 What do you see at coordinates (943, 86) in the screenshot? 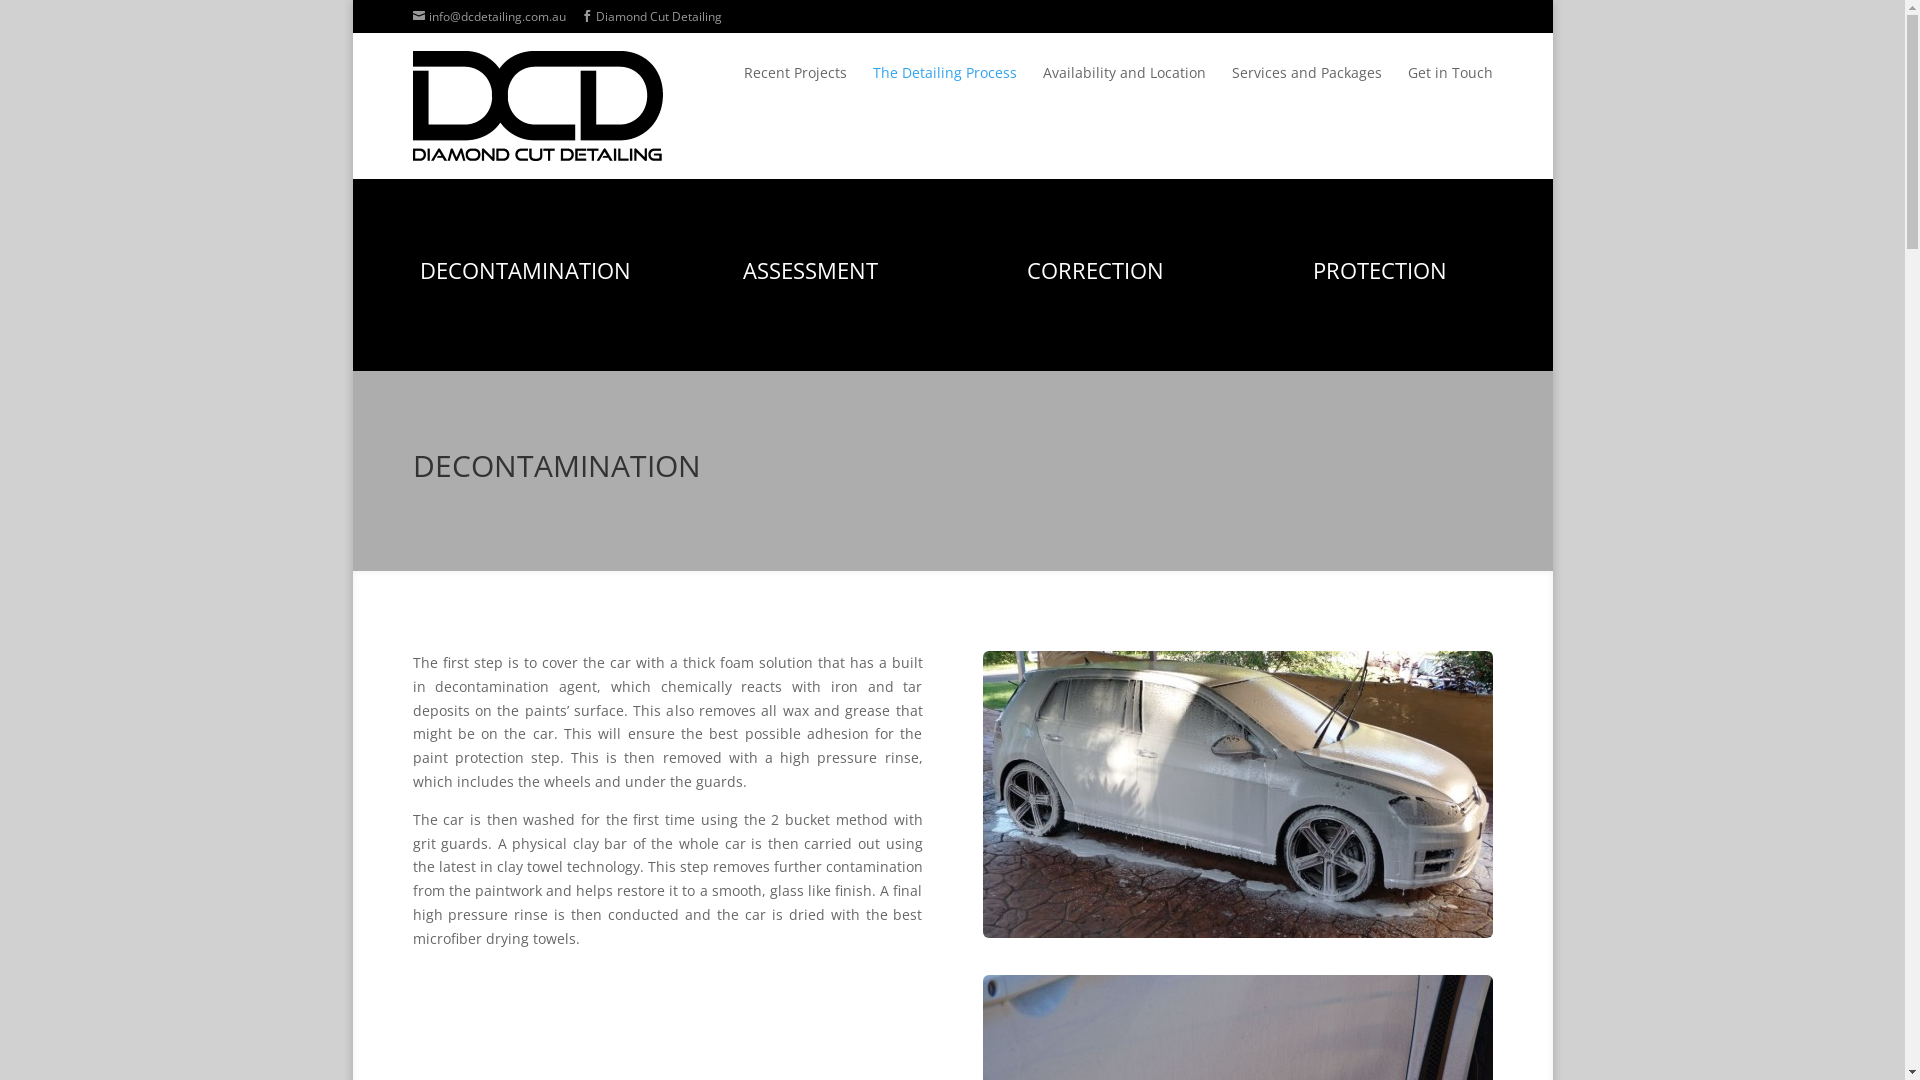
I see `'The Detailing Process'` at bounding box center [943, 86].